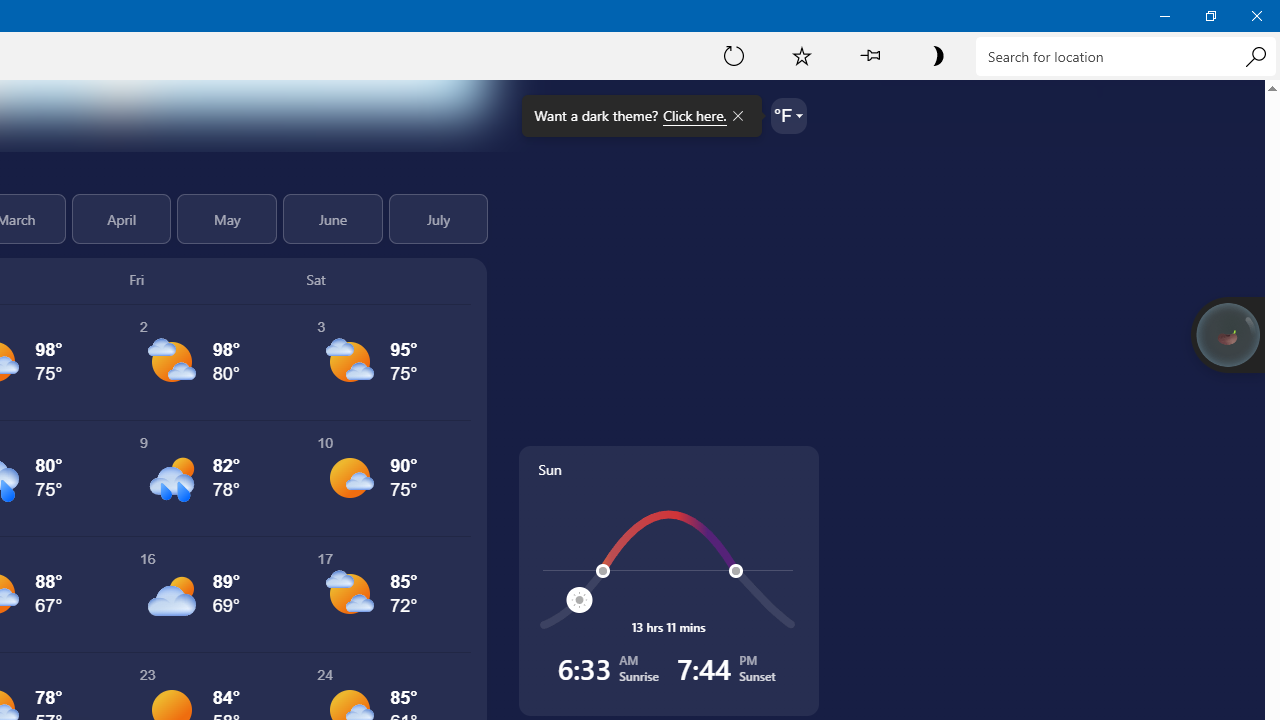  I want to click on 'Search', so click(1254, 55).